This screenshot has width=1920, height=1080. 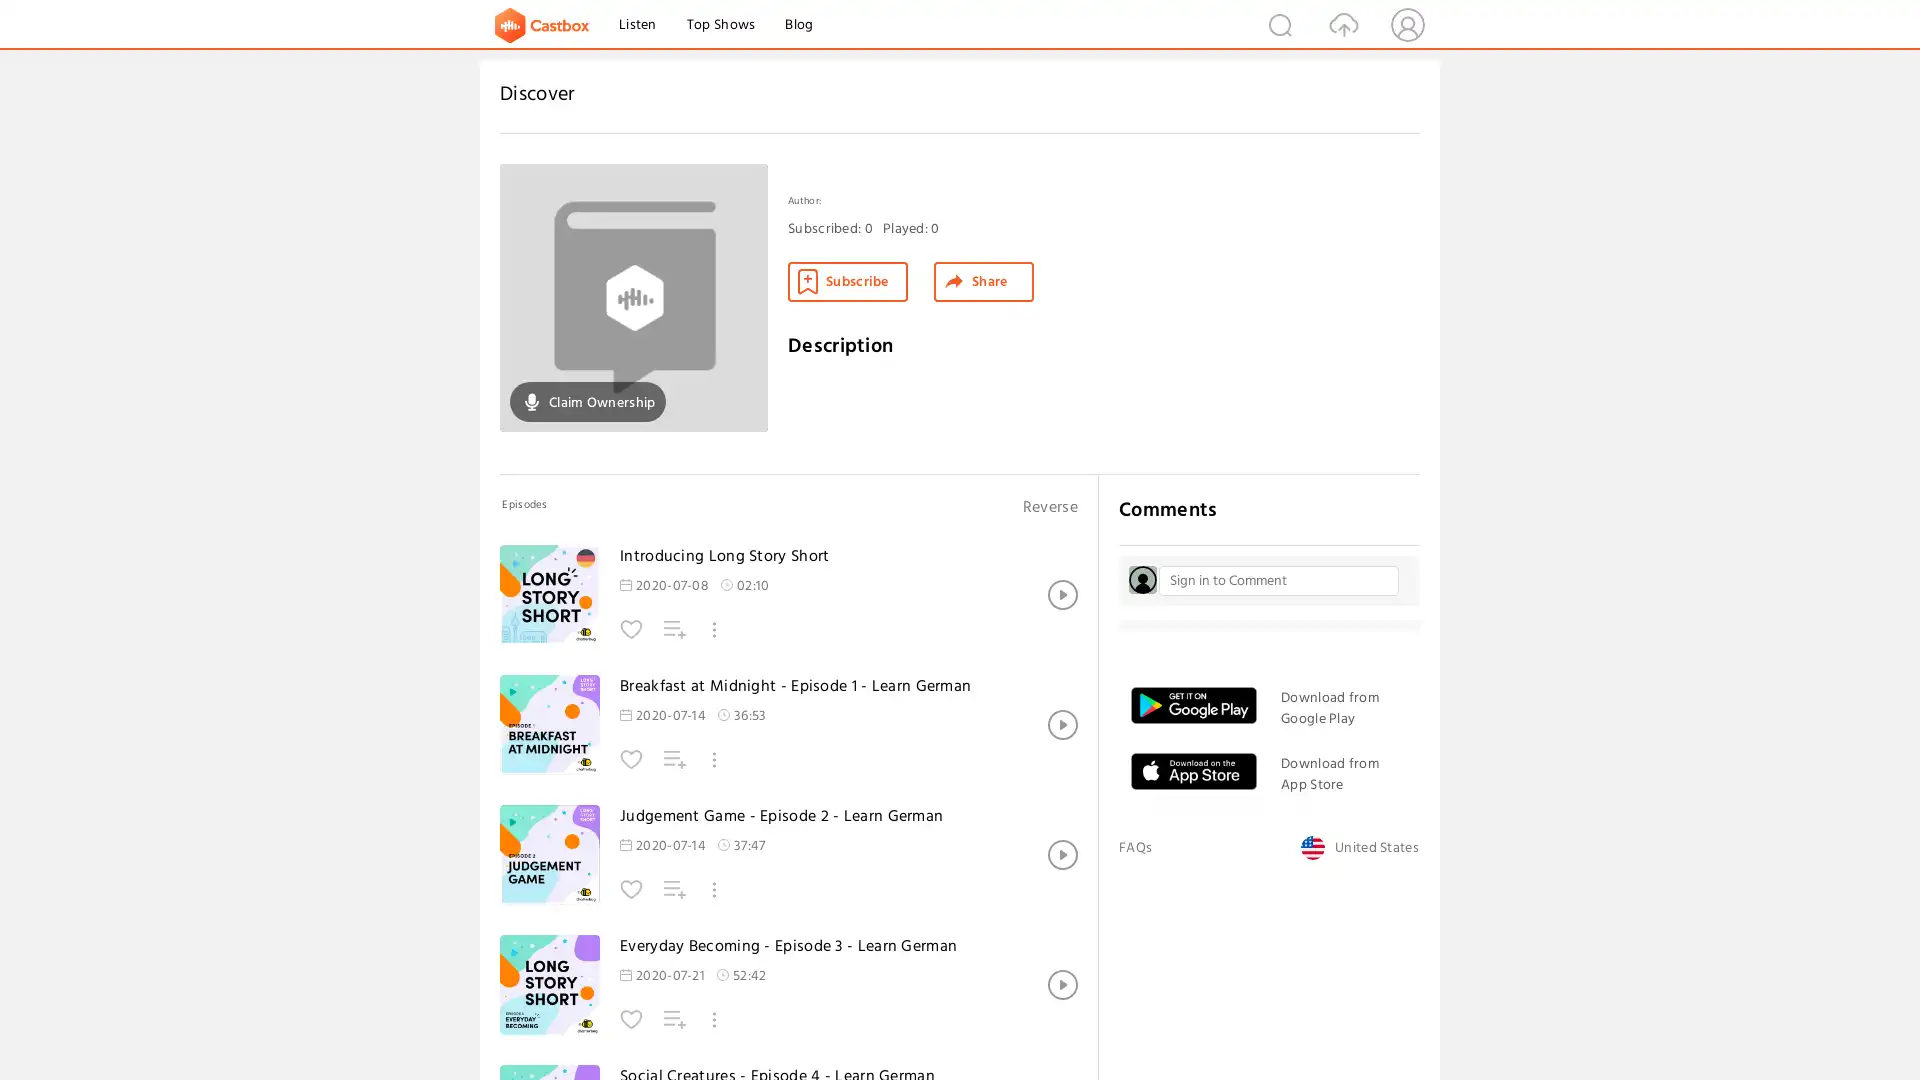 What do you see at coordinates (1829, 1026) in the screenshot?
I see `Got it!` at bounding box center [1829, 1026].